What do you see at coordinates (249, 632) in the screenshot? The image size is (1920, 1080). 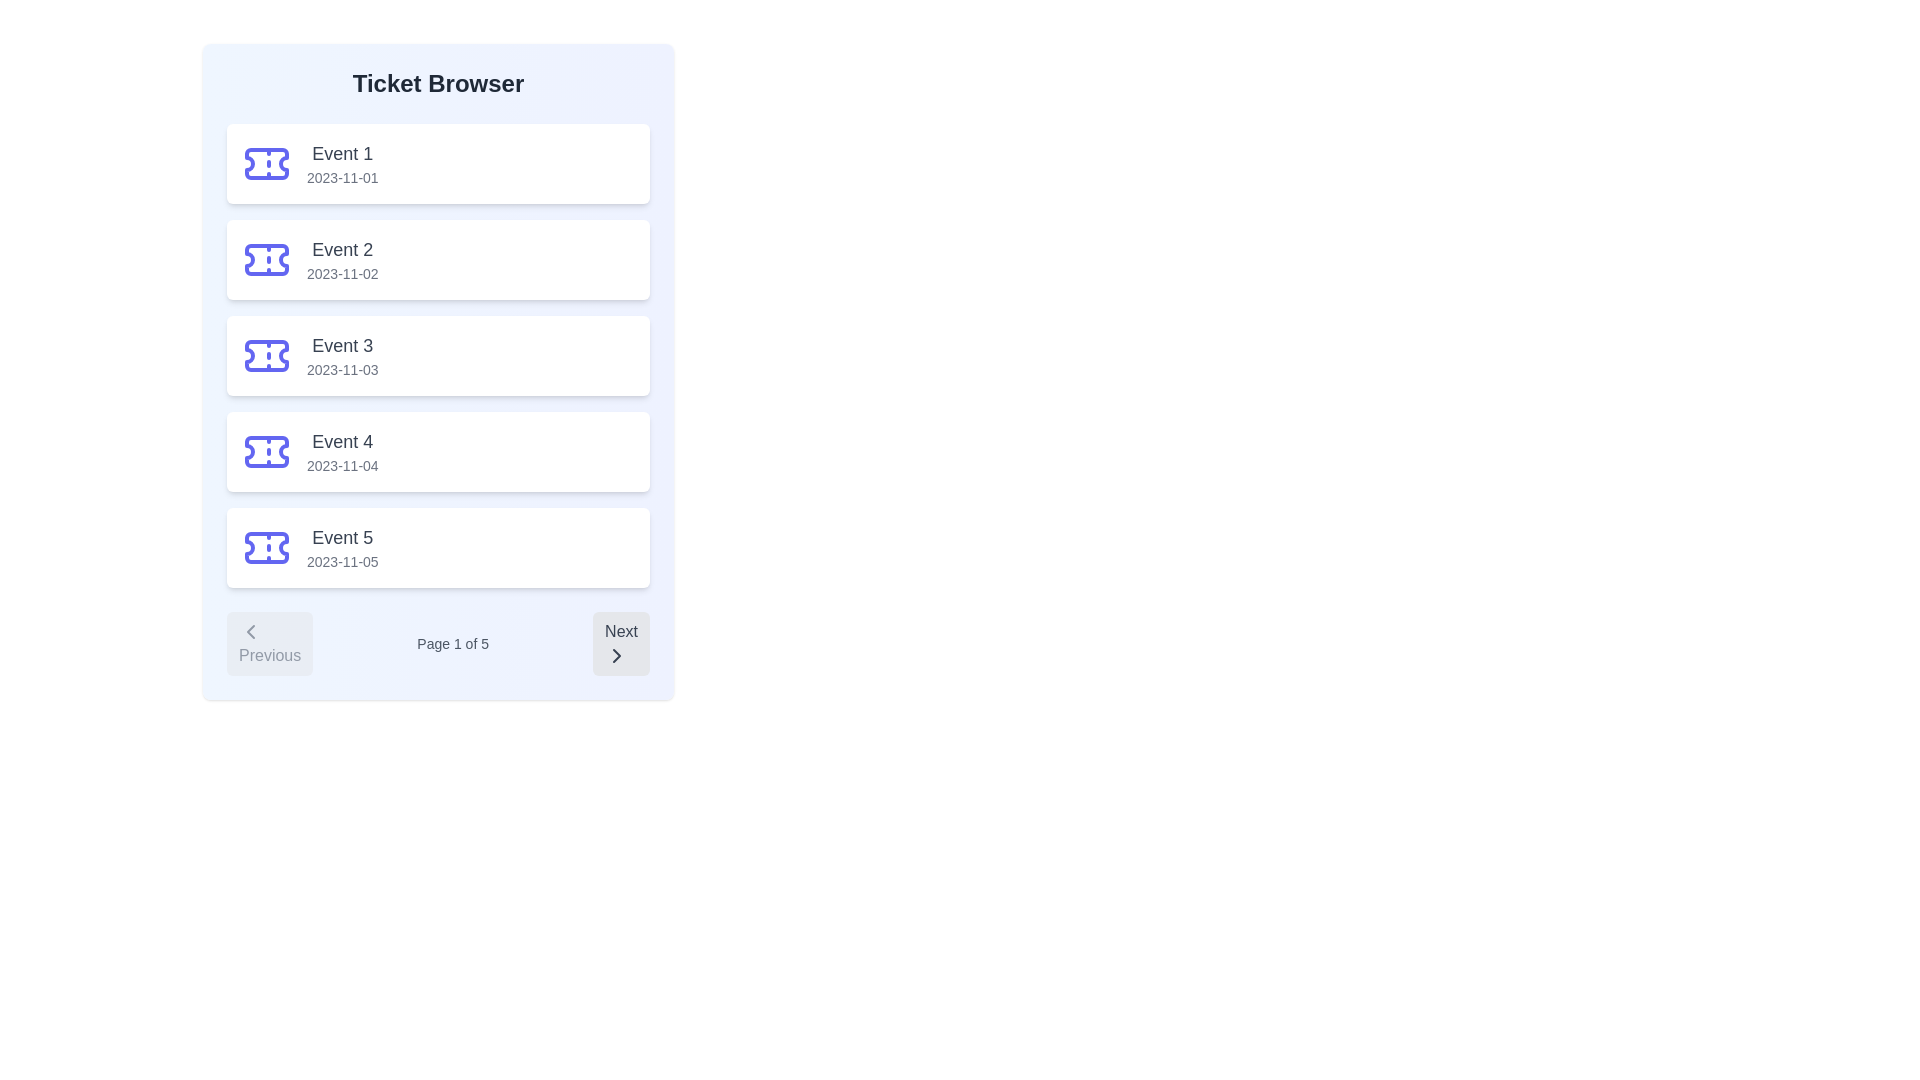 I see `the left-facing chevron icon located within the 'Previous' button in the pagination control section at the bottom of the pane that lists events` at bounding box center [249, 632].